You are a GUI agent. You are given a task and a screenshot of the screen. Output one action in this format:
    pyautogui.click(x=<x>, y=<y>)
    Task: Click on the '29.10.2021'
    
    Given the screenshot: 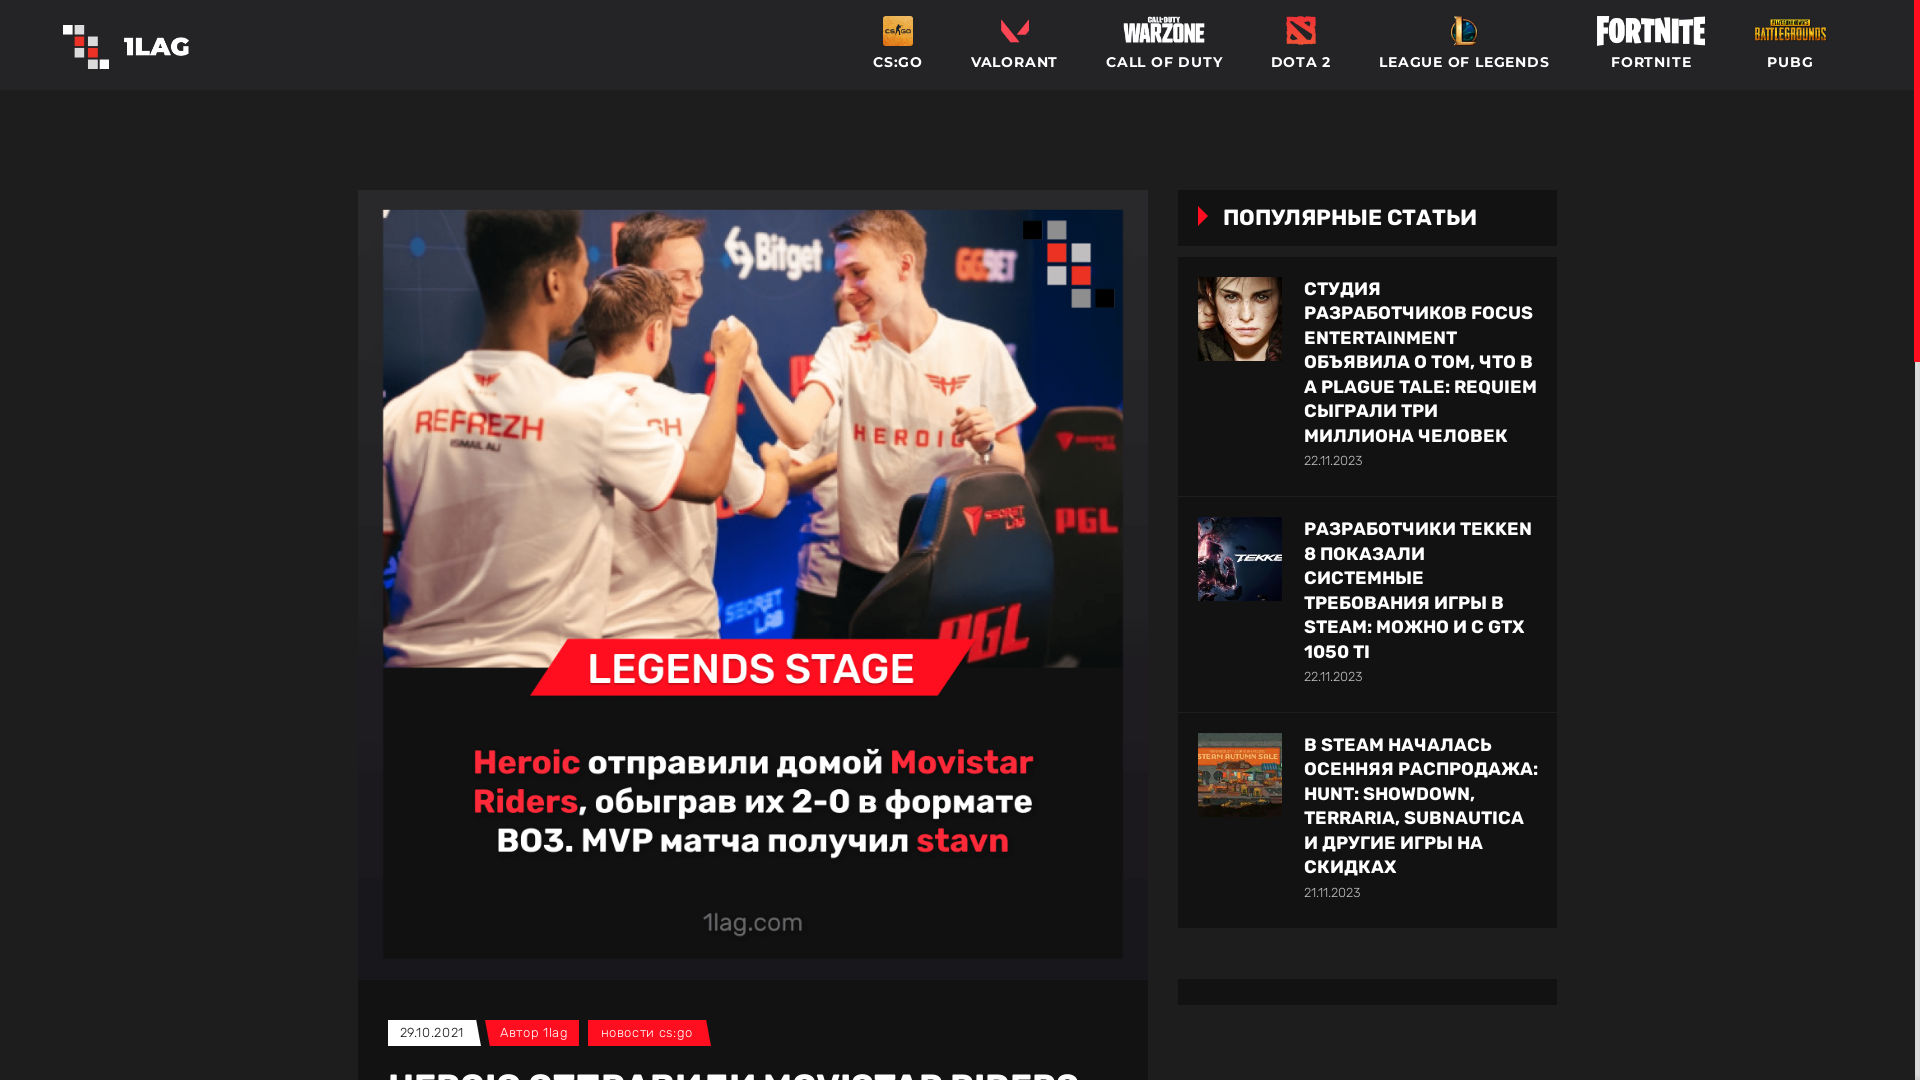 What is the action you would take?
    pyautogui.click(x=431, y=1032)
    